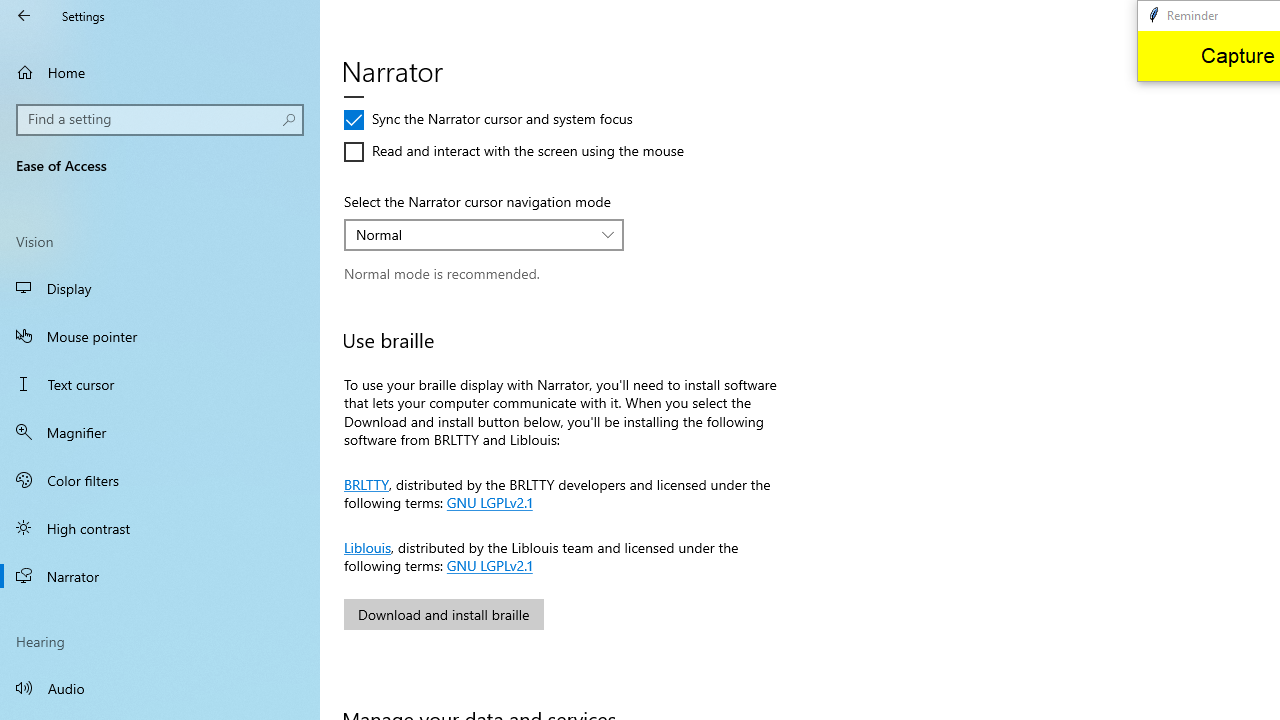 Image resolution: width=1280 pixels, height=720 pixels. I want to click on 'Normal', so click(472, 233).